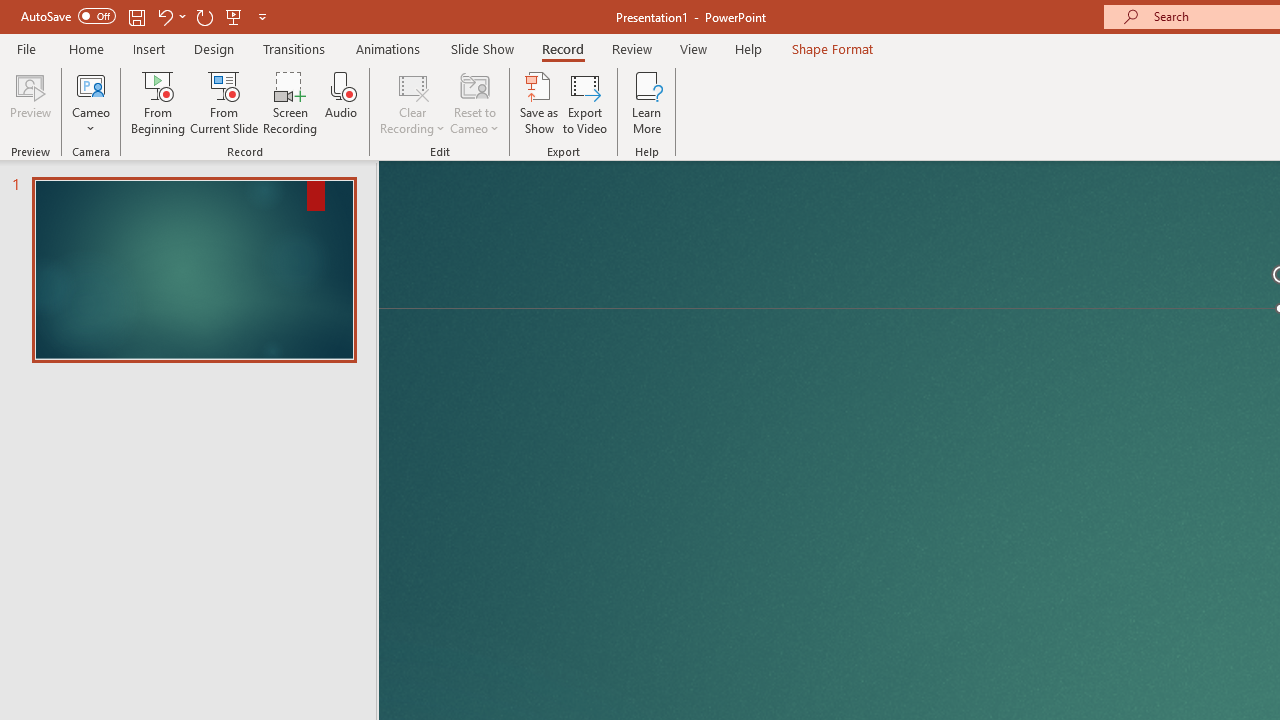 The image size is (1280, 720). Describe the element at coordinates (90, 103) in the screenshot. I see `'Cameo'` at that location.